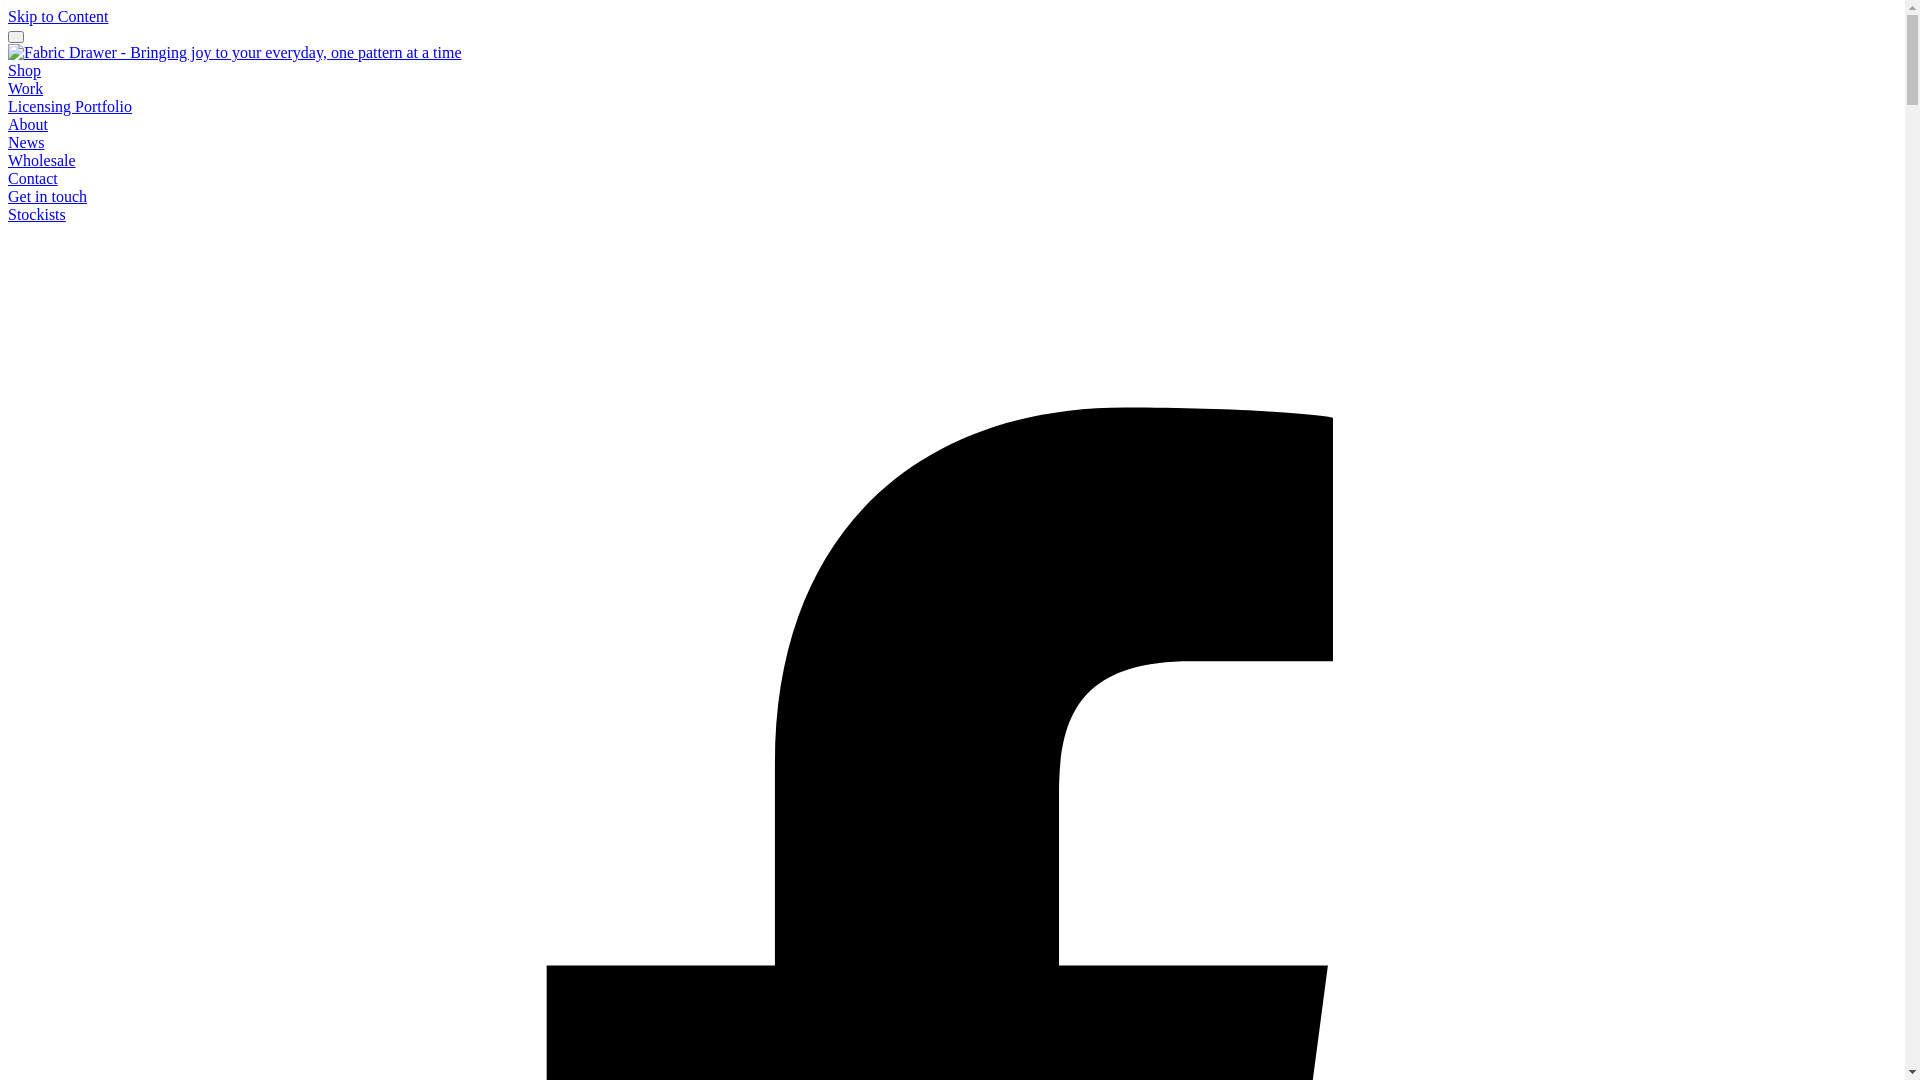  Describe the element at coordinates (70, 106) in the screenshot. I see `'Licensing Portfolio'` at that location.